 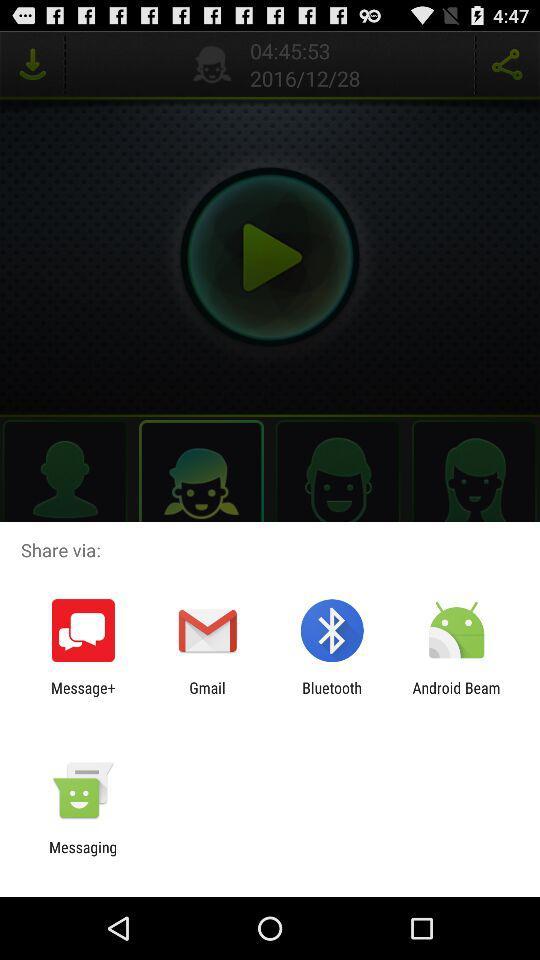 I want to click on messaging item, so click(x=82, y=855).